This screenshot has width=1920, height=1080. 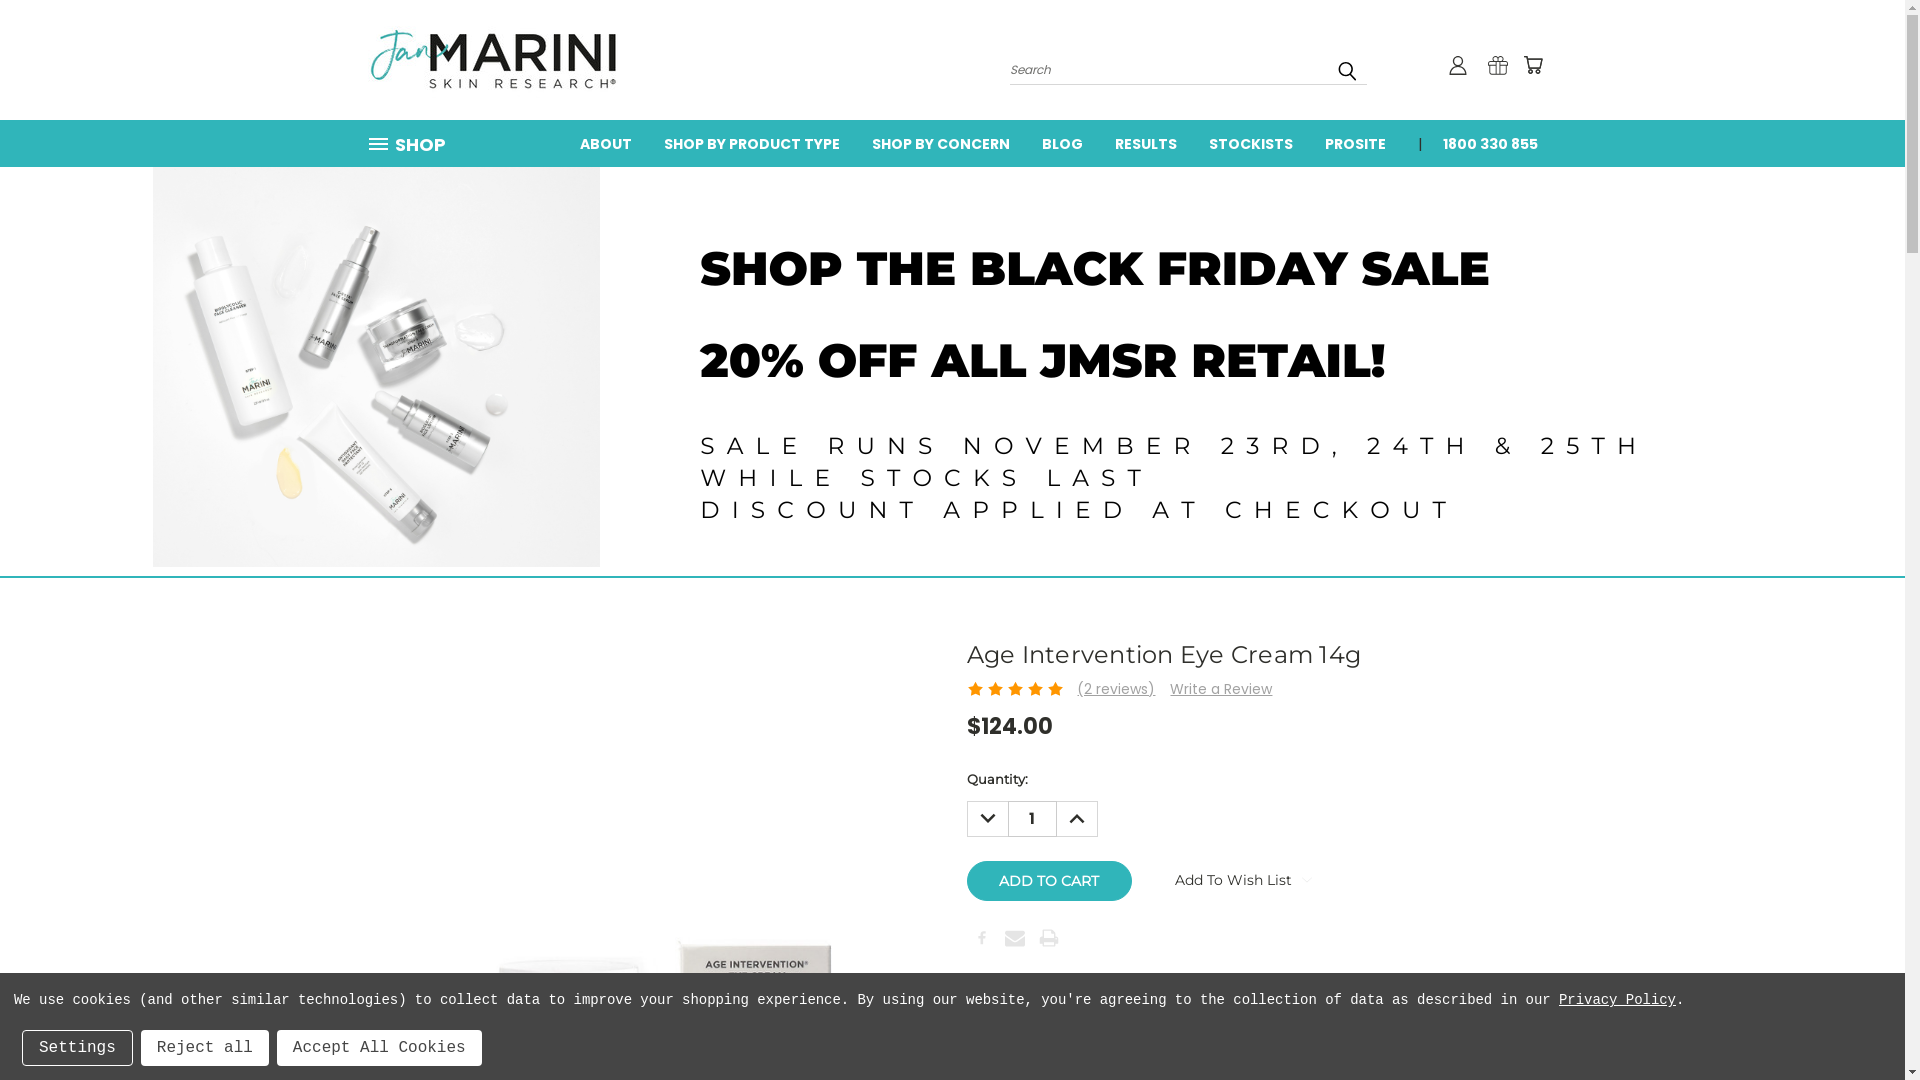 I want to click on 'RESULTS', so click(x=1145, y=141).